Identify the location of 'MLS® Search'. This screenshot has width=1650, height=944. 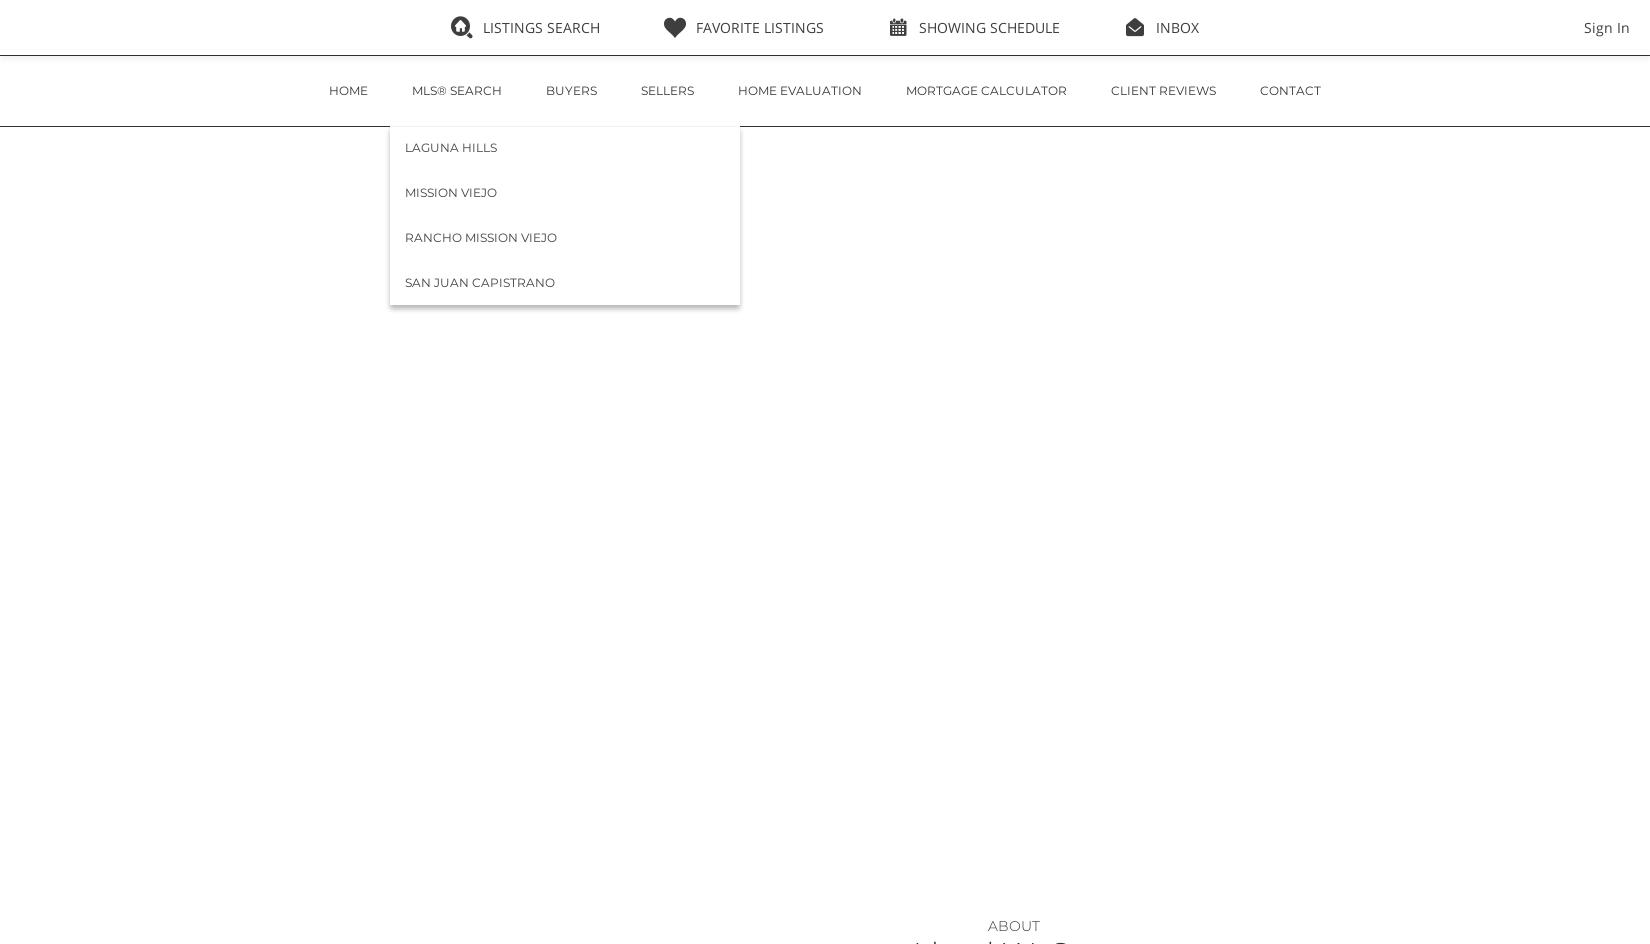
(456, 89).